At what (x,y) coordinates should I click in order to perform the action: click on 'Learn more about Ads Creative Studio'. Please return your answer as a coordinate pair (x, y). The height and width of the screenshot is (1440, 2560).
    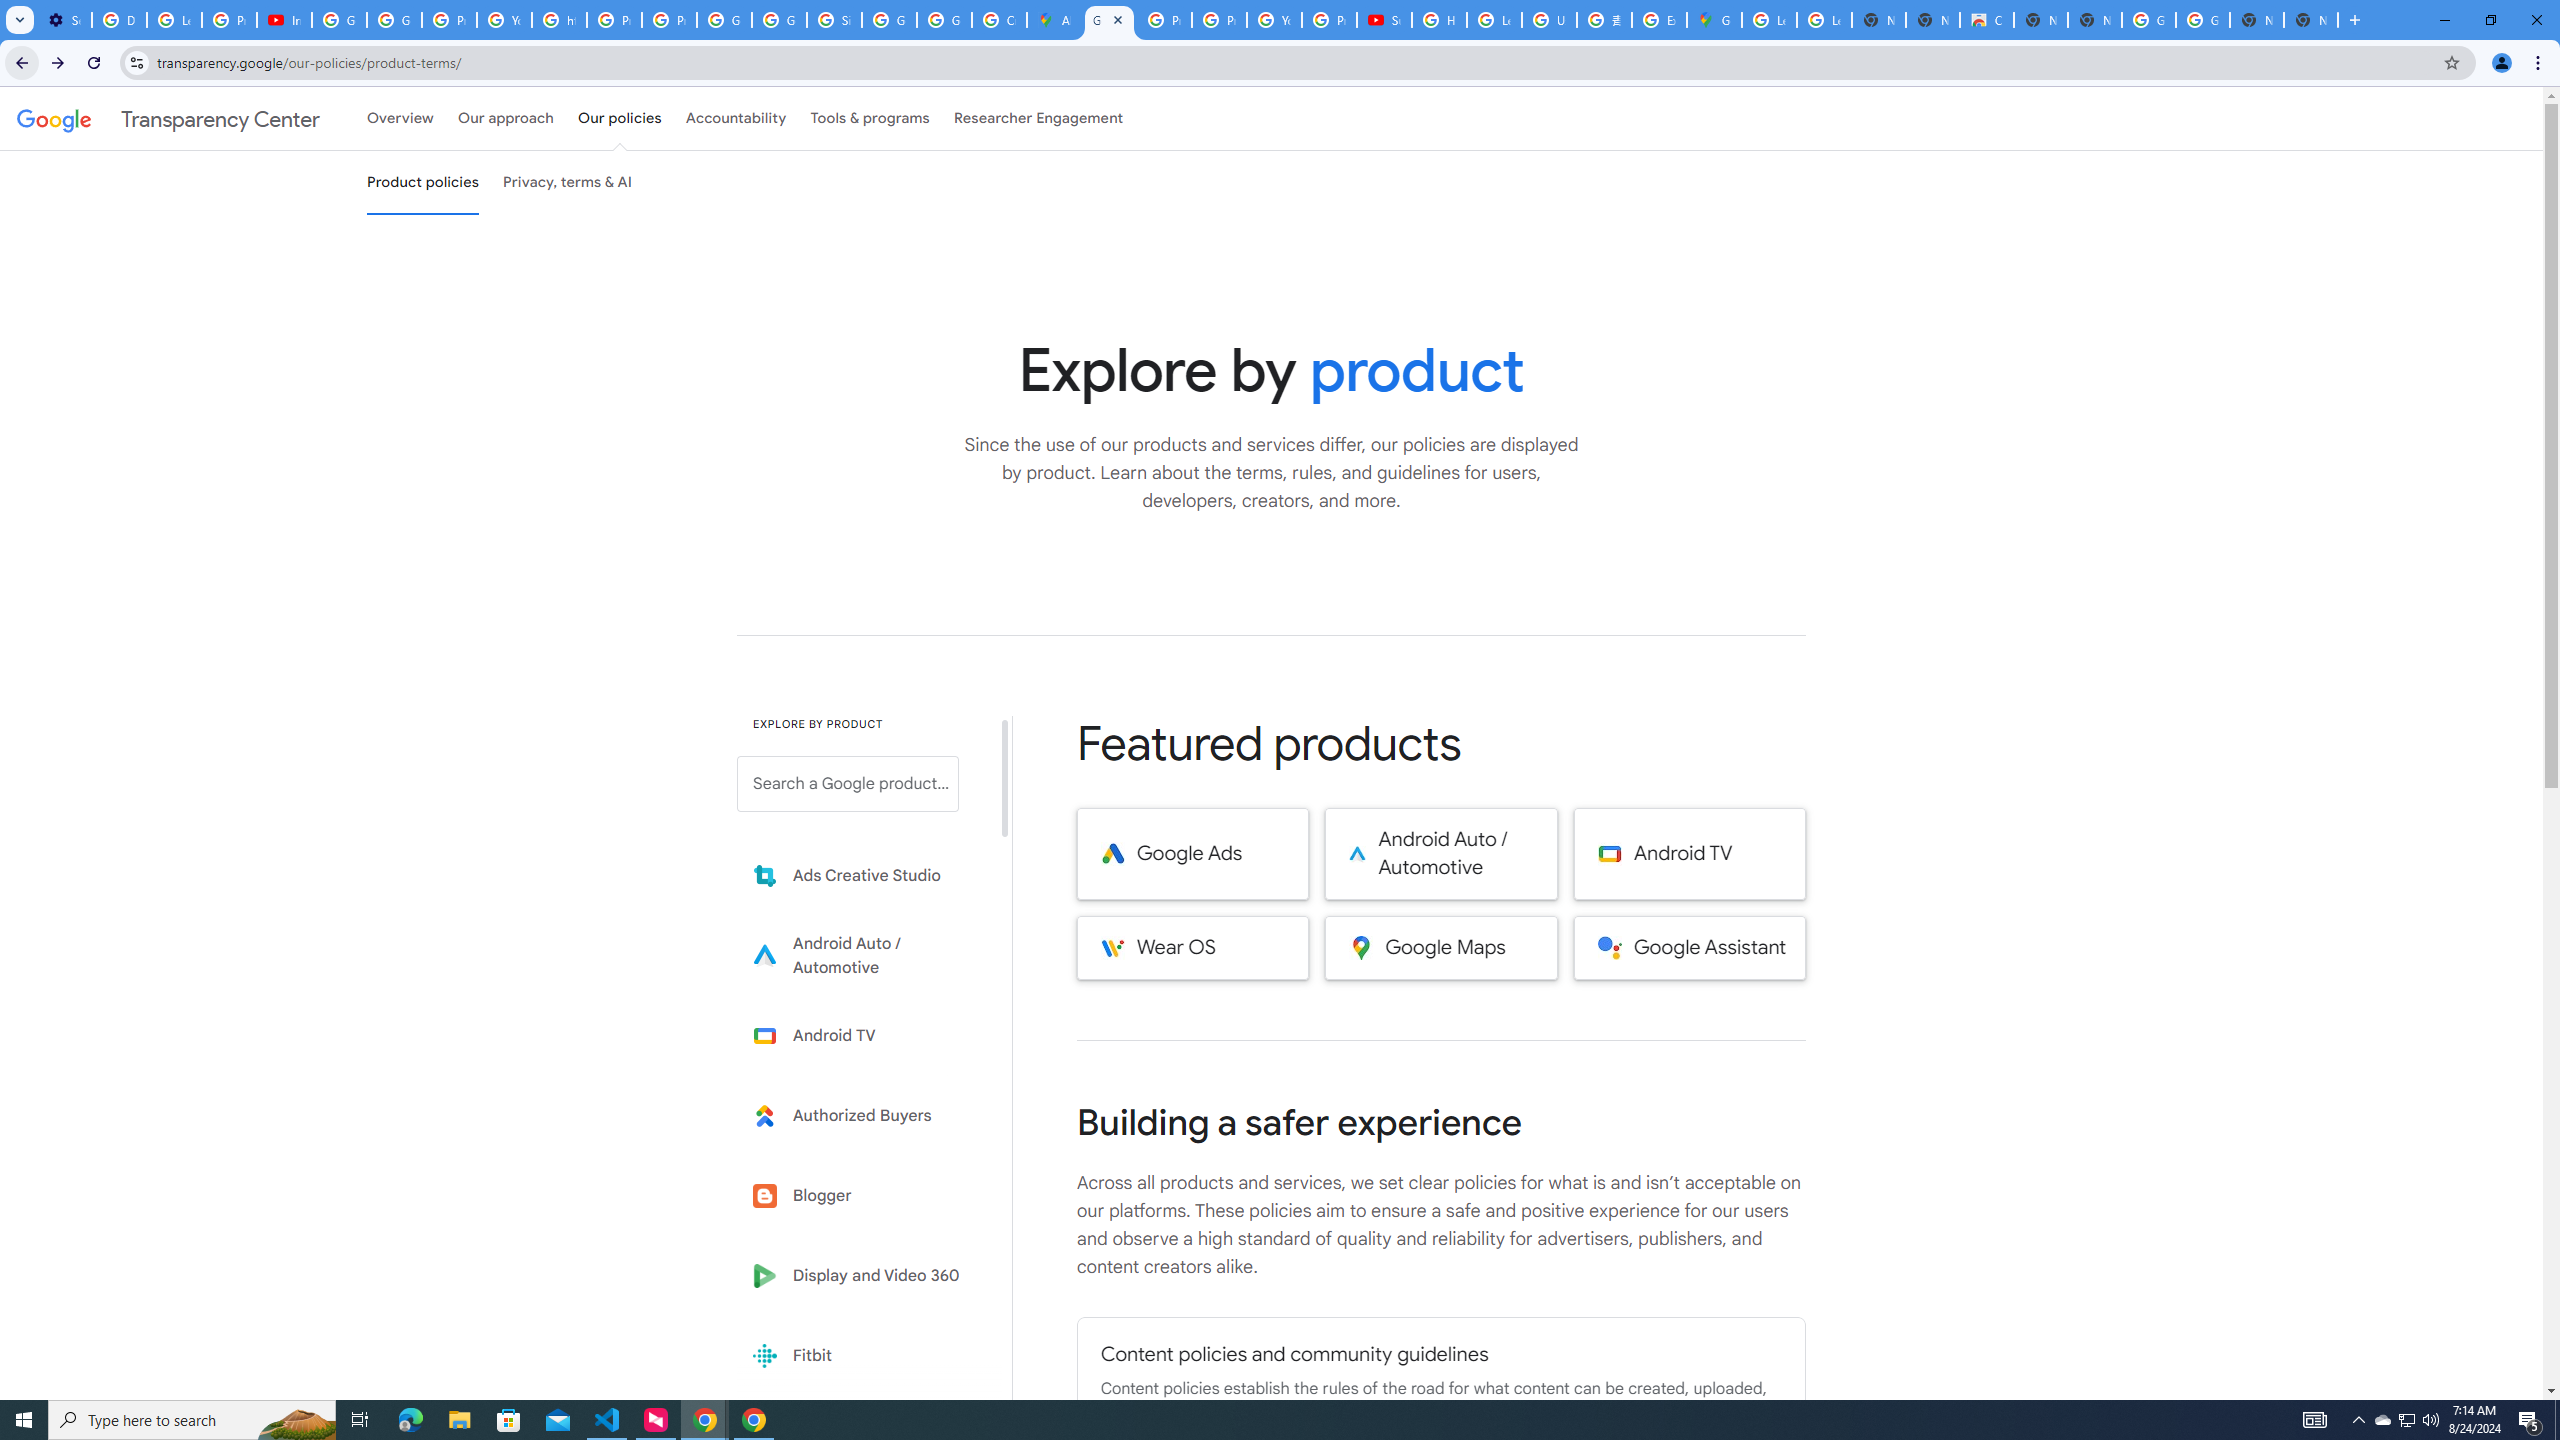
    Looking at the image, I should click on (861, 876).